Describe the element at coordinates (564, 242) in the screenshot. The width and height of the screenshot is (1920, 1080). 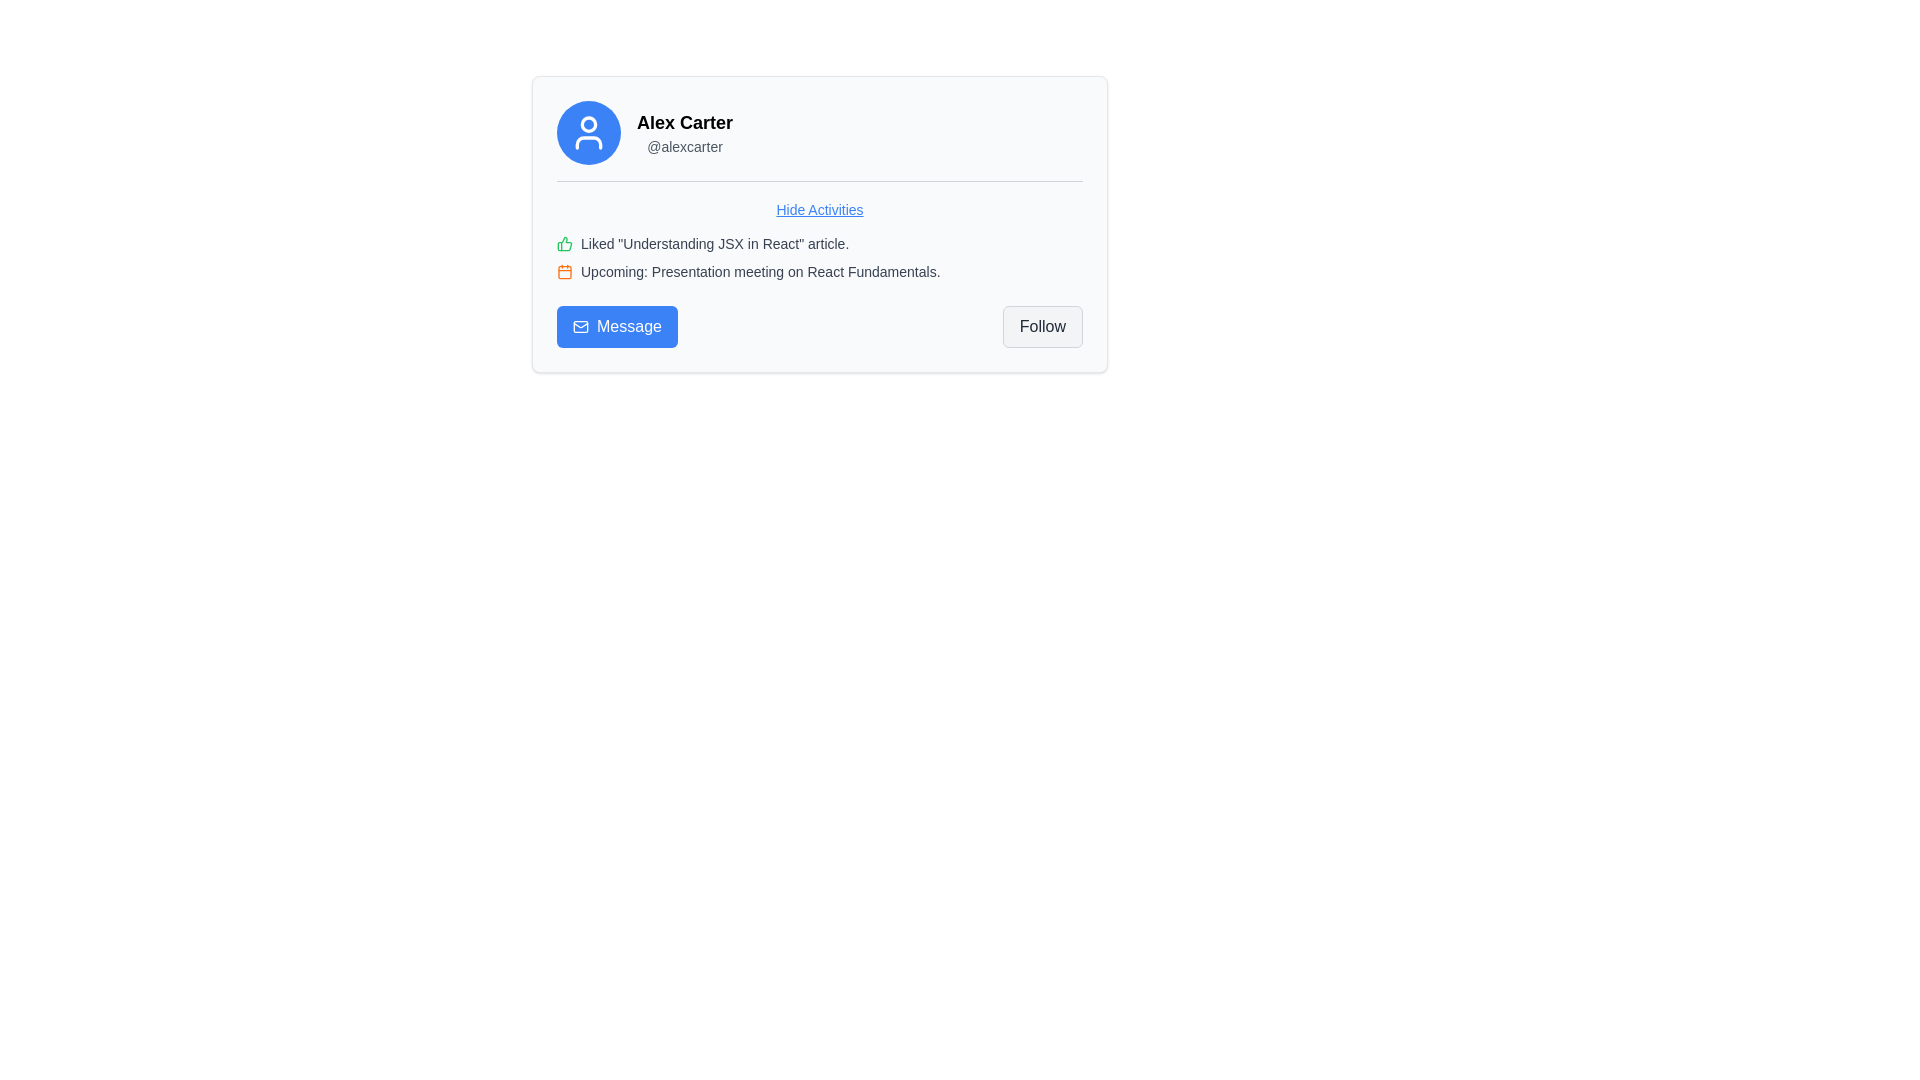
I see `the green thumbs-up icon indicating approval, located in the first entry of the activity log section, adjacent to the text 'Liked "Understanding JSX in React" article.'` at that location.